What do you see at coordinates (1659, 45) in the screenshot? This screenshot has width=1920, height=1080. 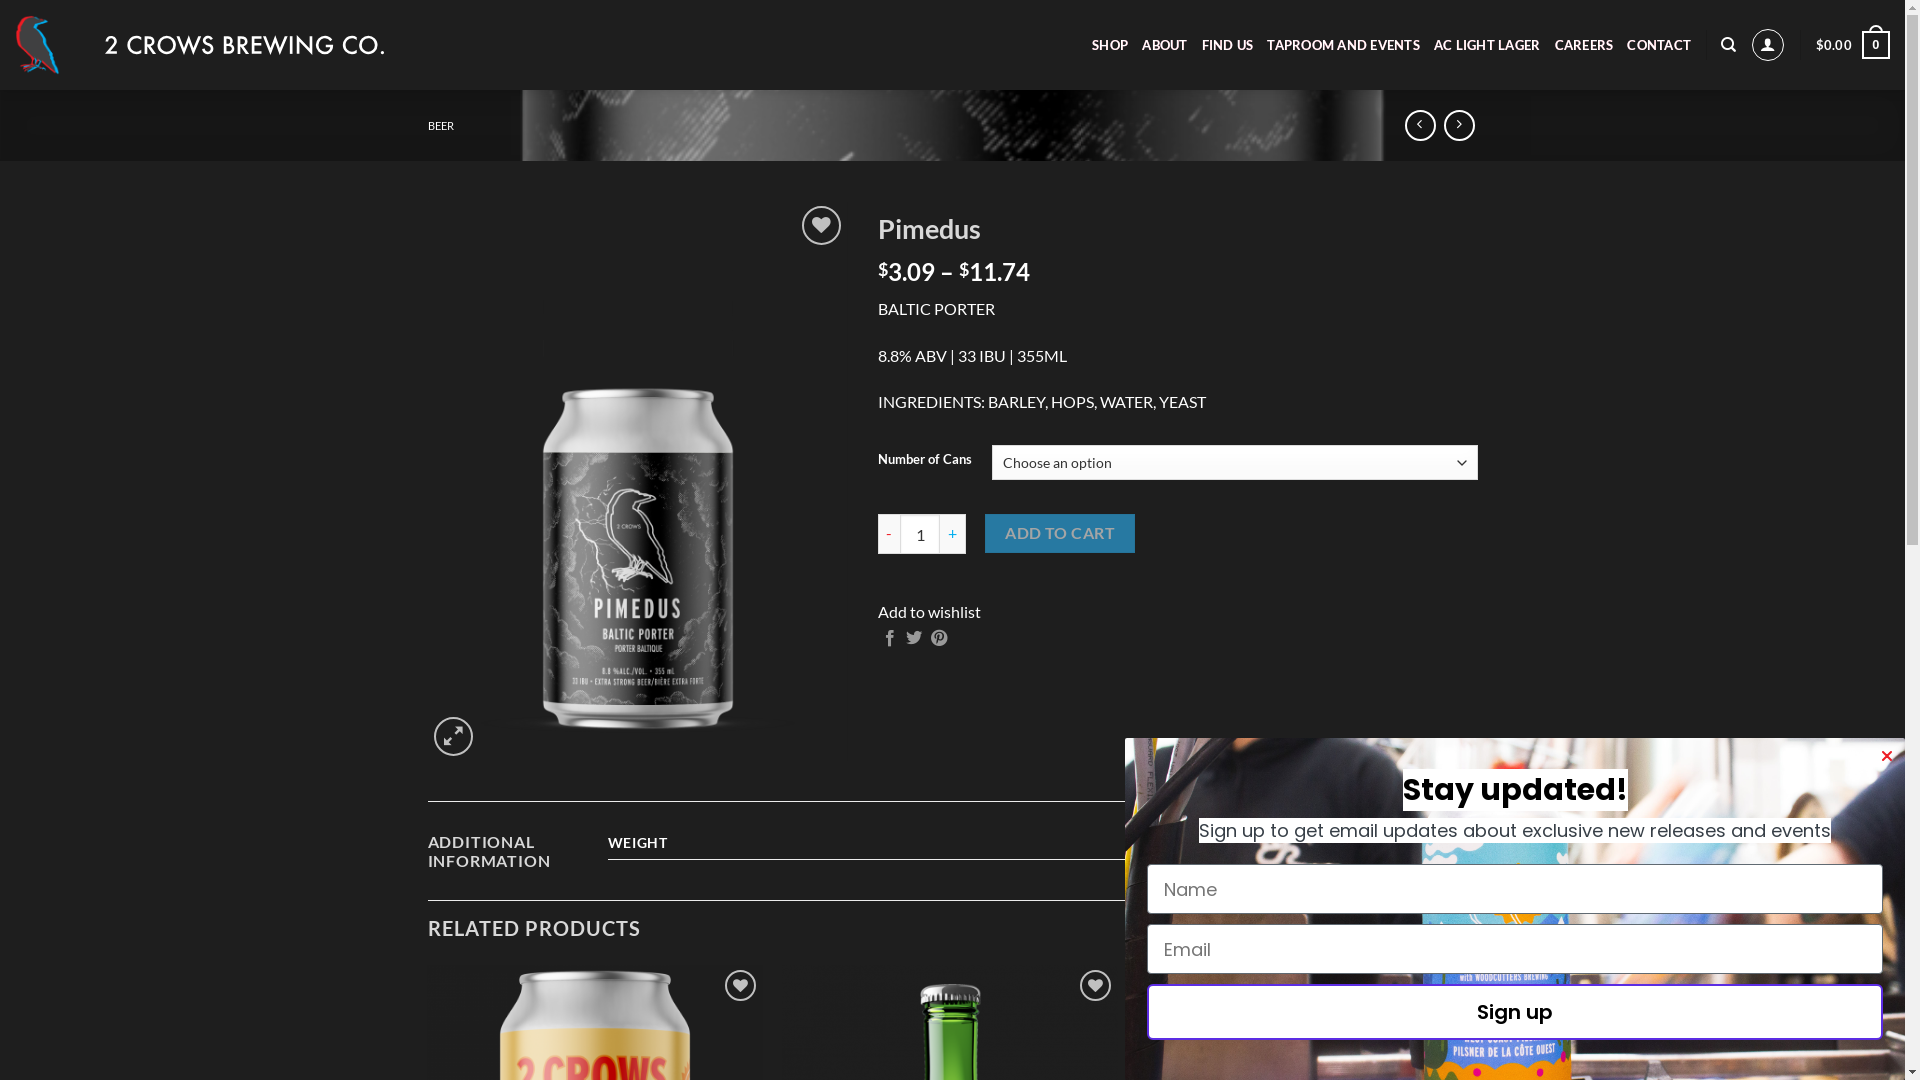 I see `'CONTACT'` at bounding box center [1659, 45].